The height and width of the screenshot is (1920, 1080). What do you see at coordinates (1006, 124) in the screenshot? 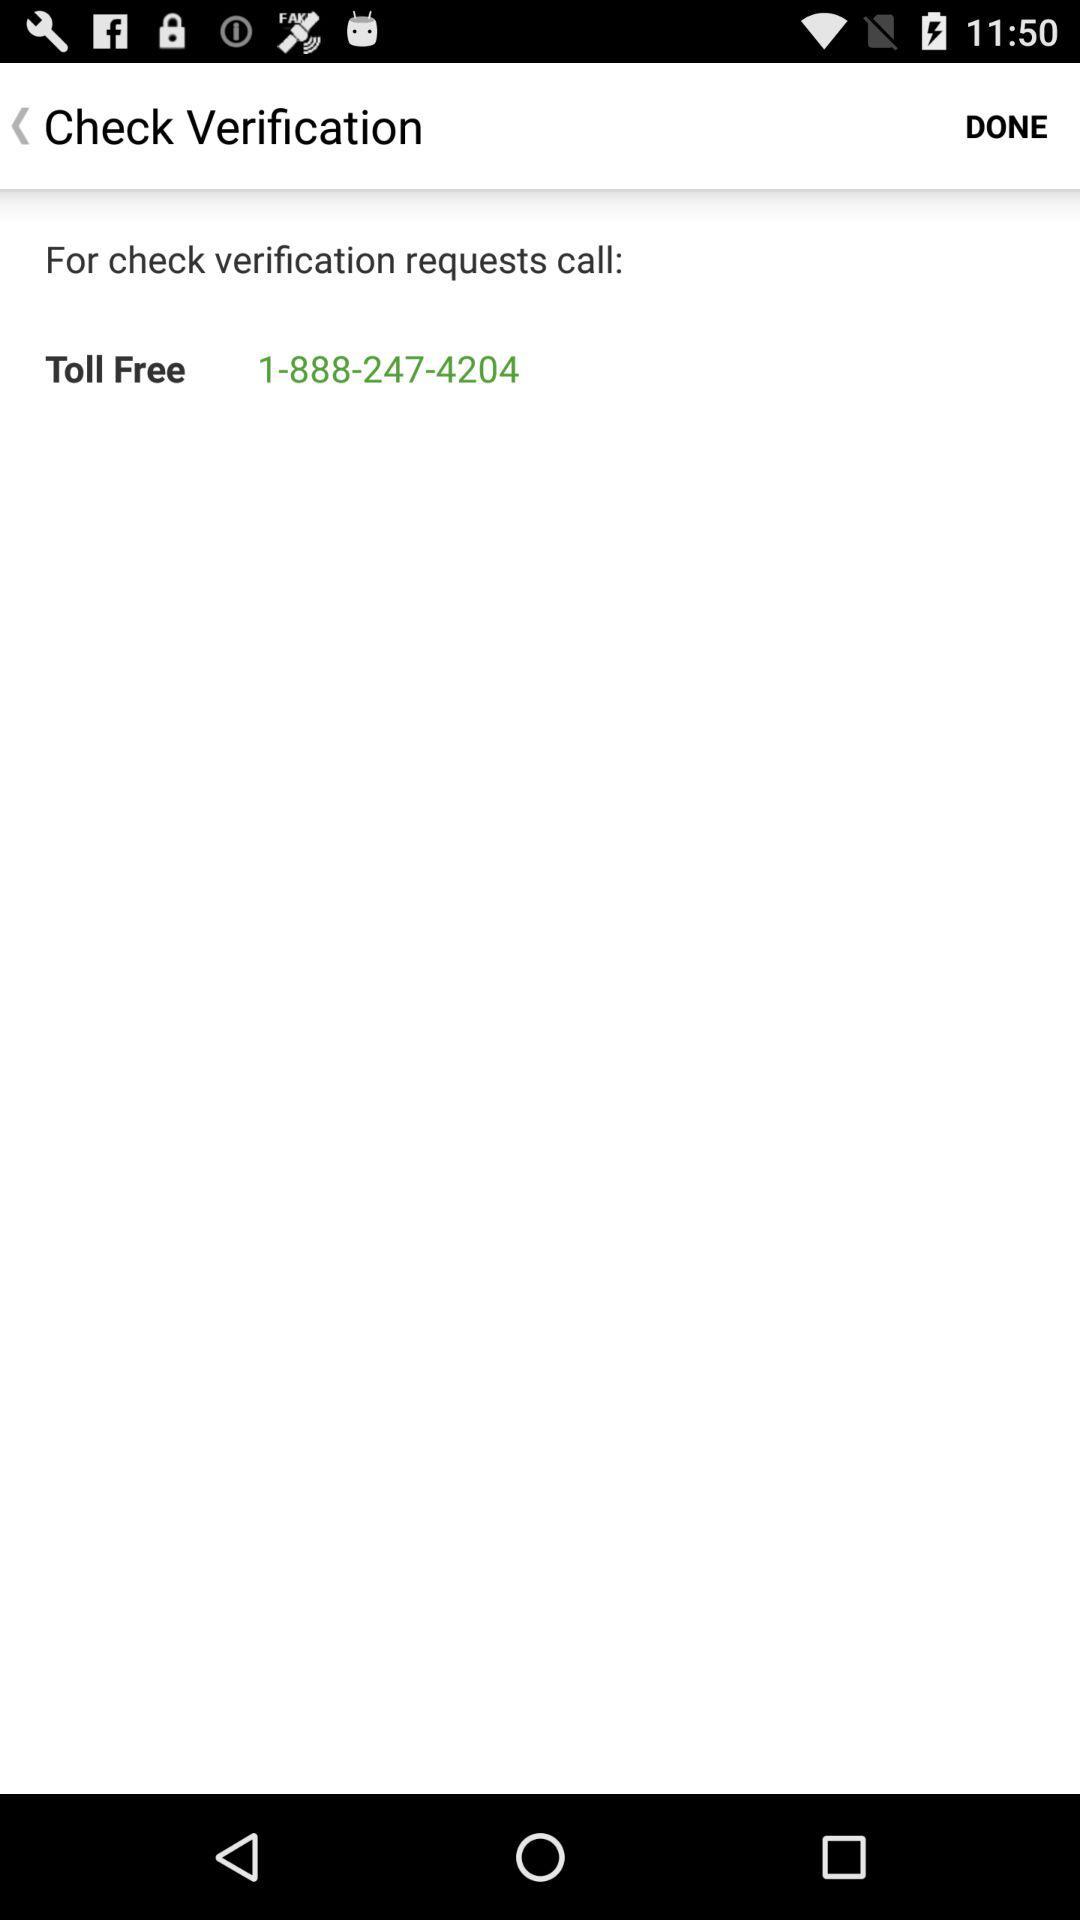
I see `the app next to the check verification` at bounding box center [1006, 124].